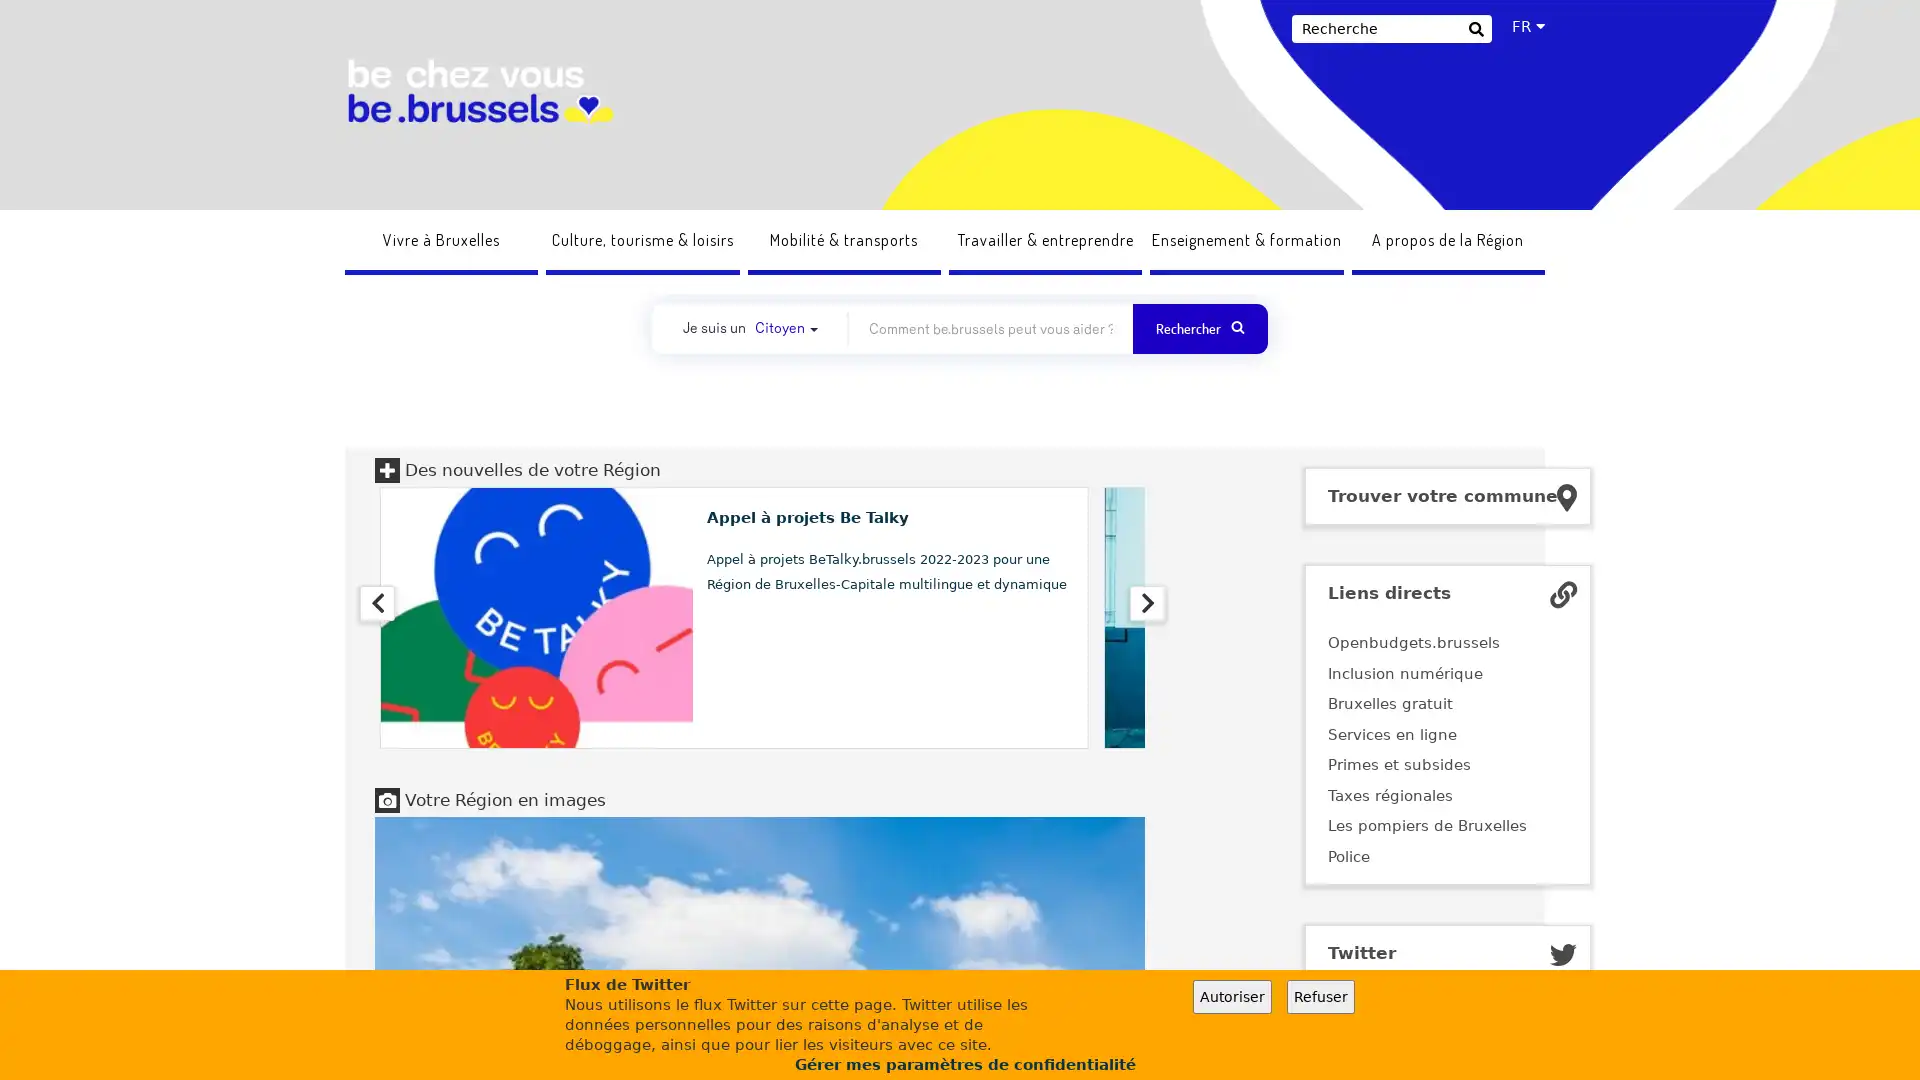 This screenshot has width=1920, height=1080. Describe the element at coordinates (1231, 996) in the screenshot. I see `Autoriser` at that location.